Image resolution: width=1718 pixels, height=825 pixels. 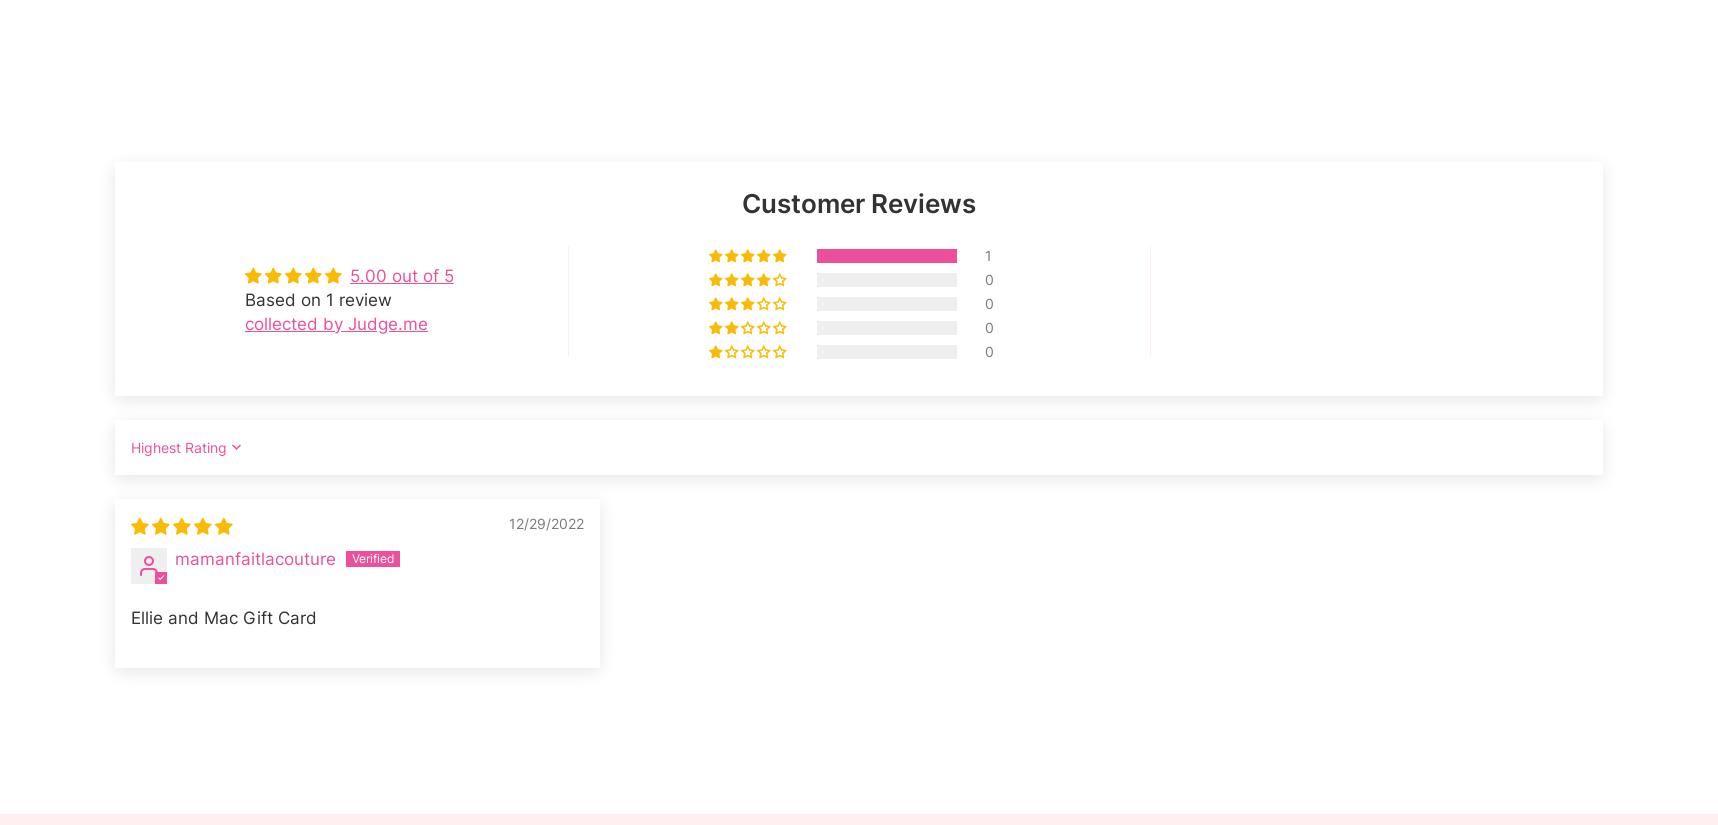 What do you see at coordinates (185, 552) in the screenshot?
I see `'Bangladesh (USD $)'` at bounding box center [185, 552].